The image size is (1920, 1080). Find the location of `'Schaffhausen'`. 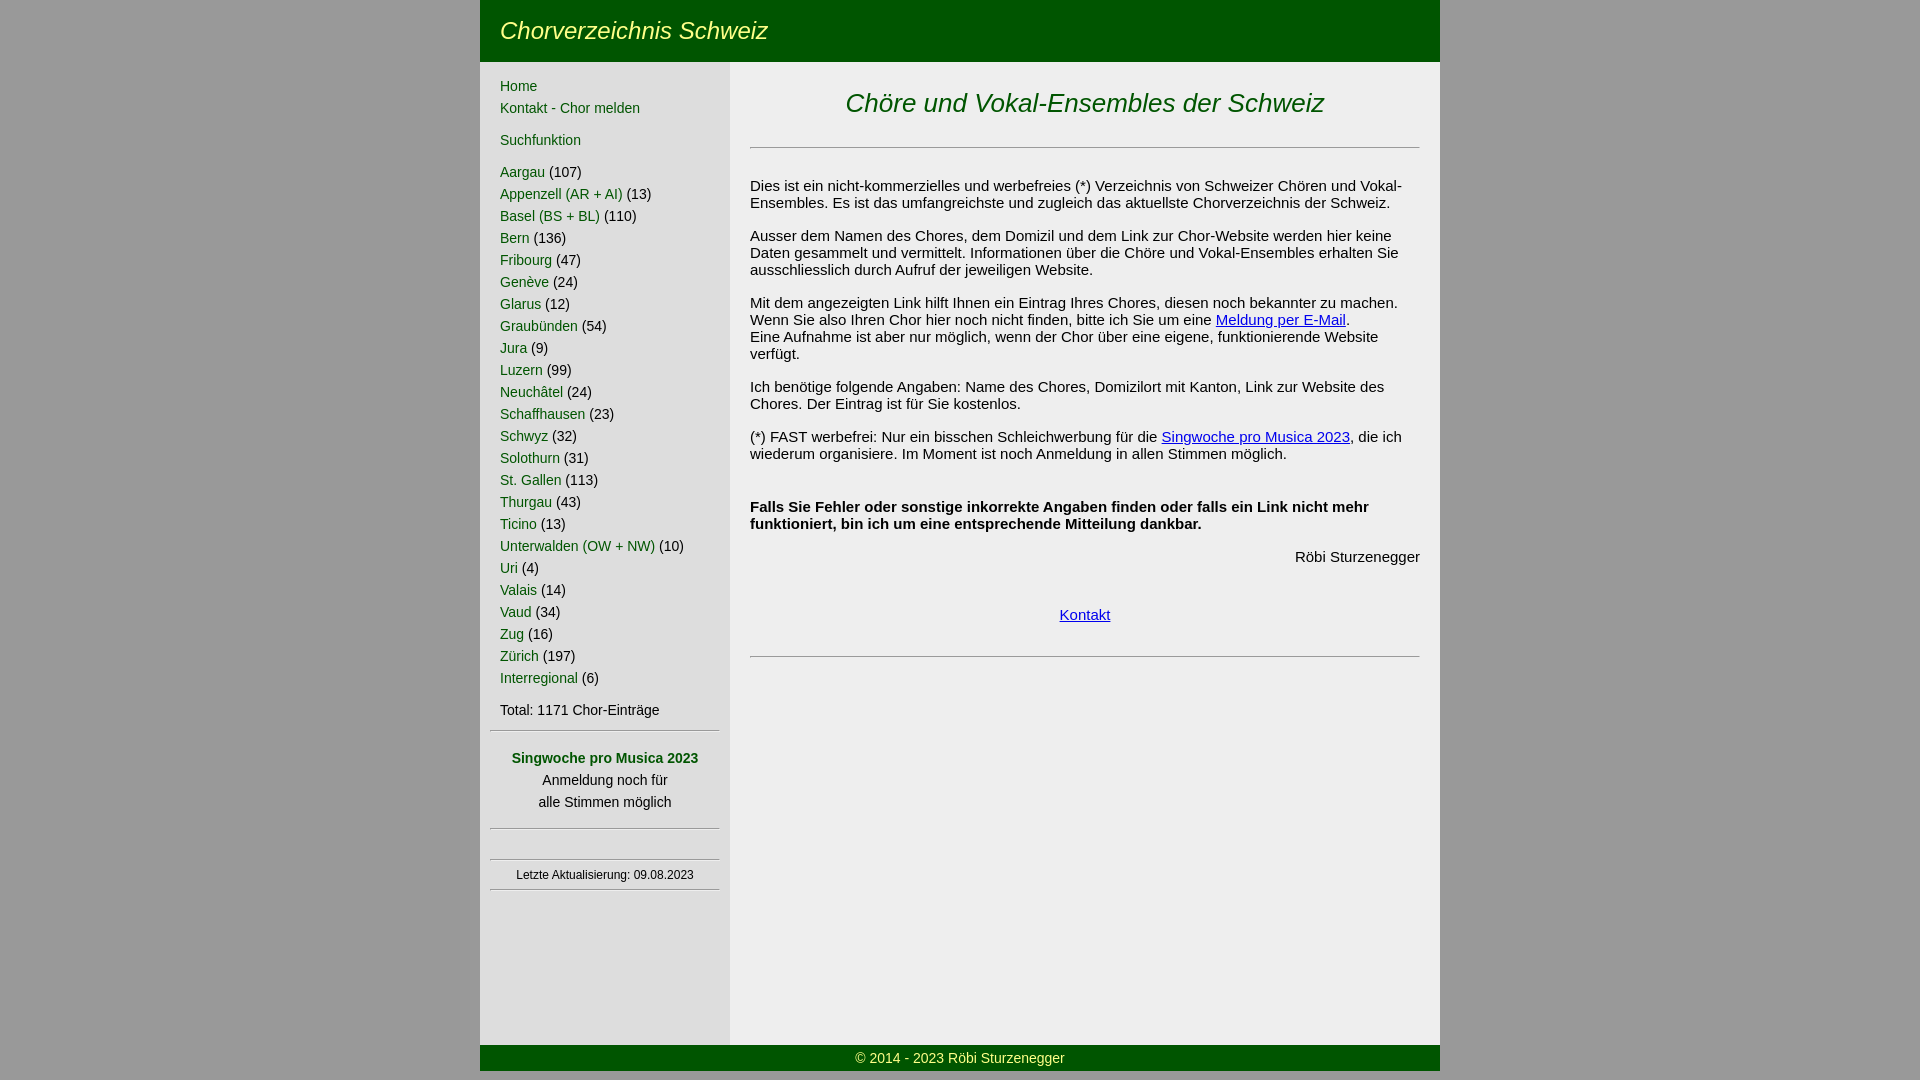

'Schaffhausen' is located at coordinates (542, 412).